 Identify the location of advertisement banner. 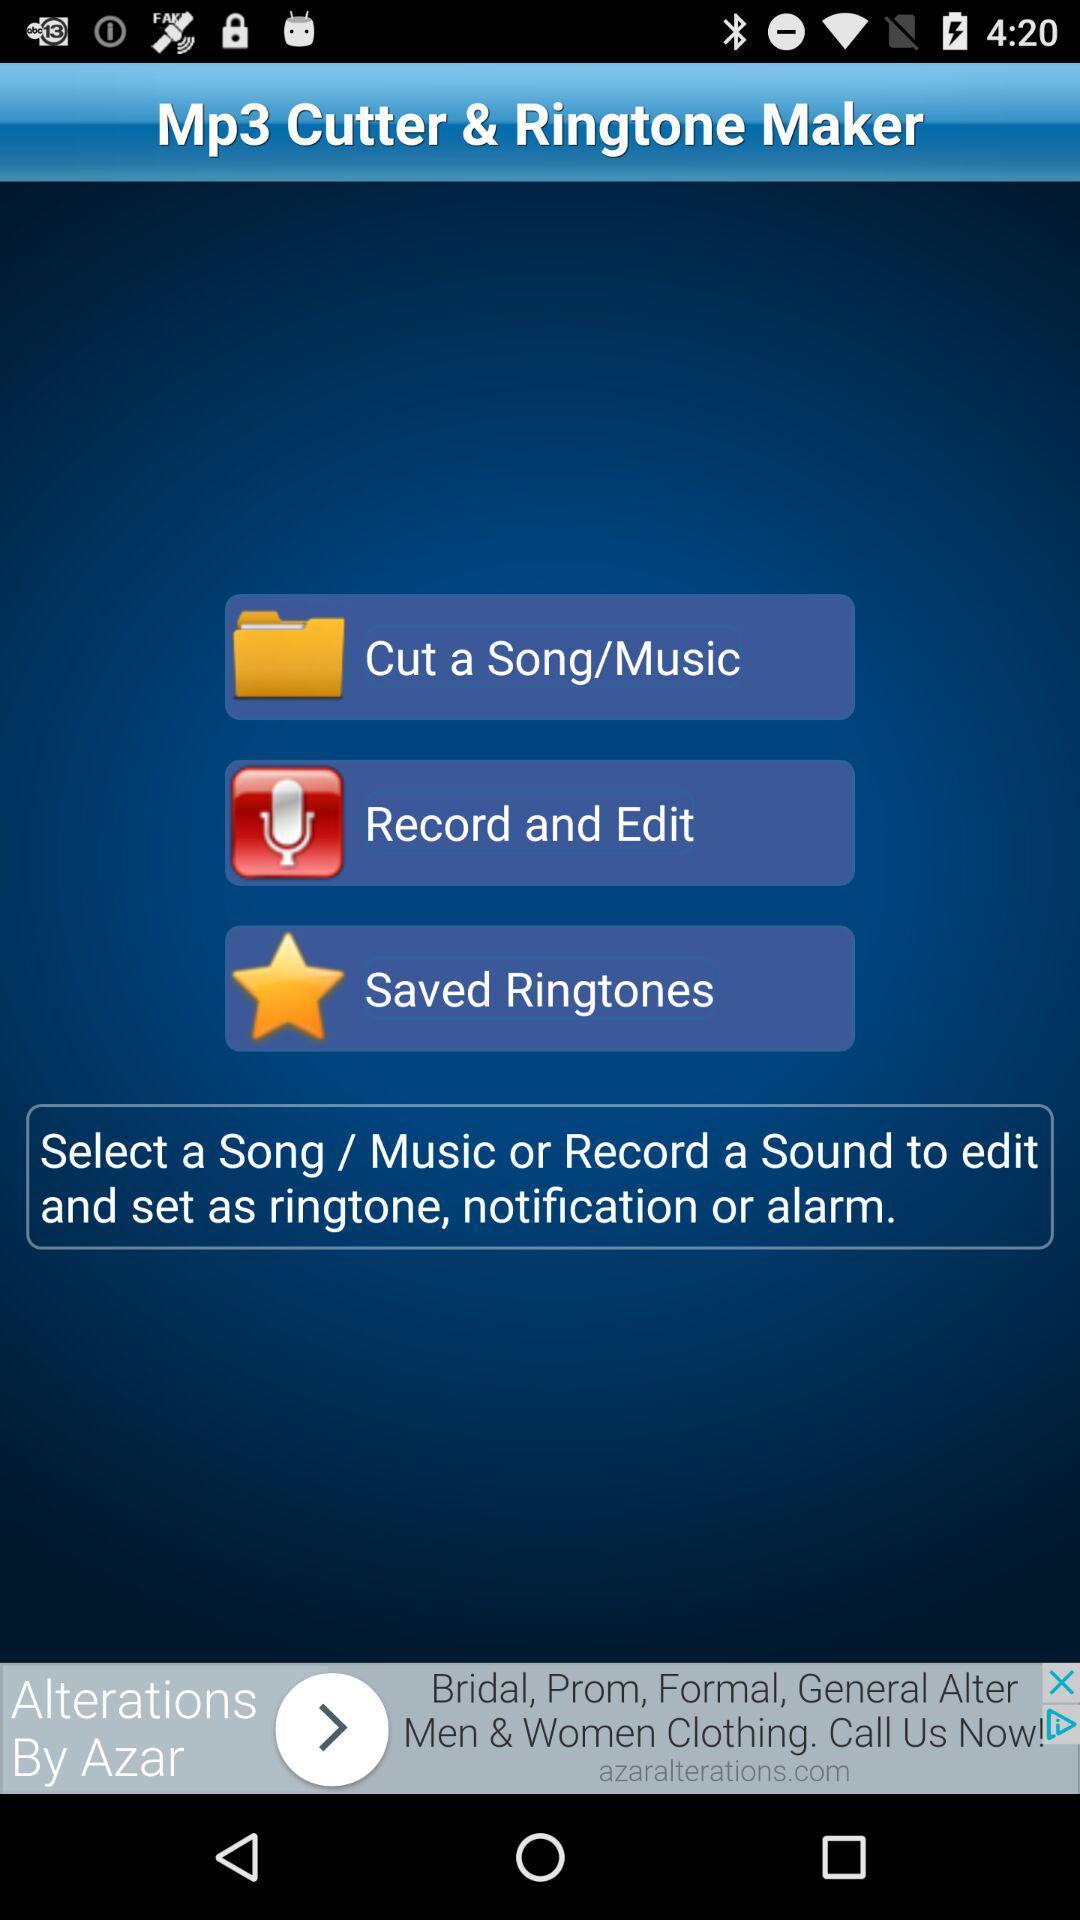
(540, 1727).